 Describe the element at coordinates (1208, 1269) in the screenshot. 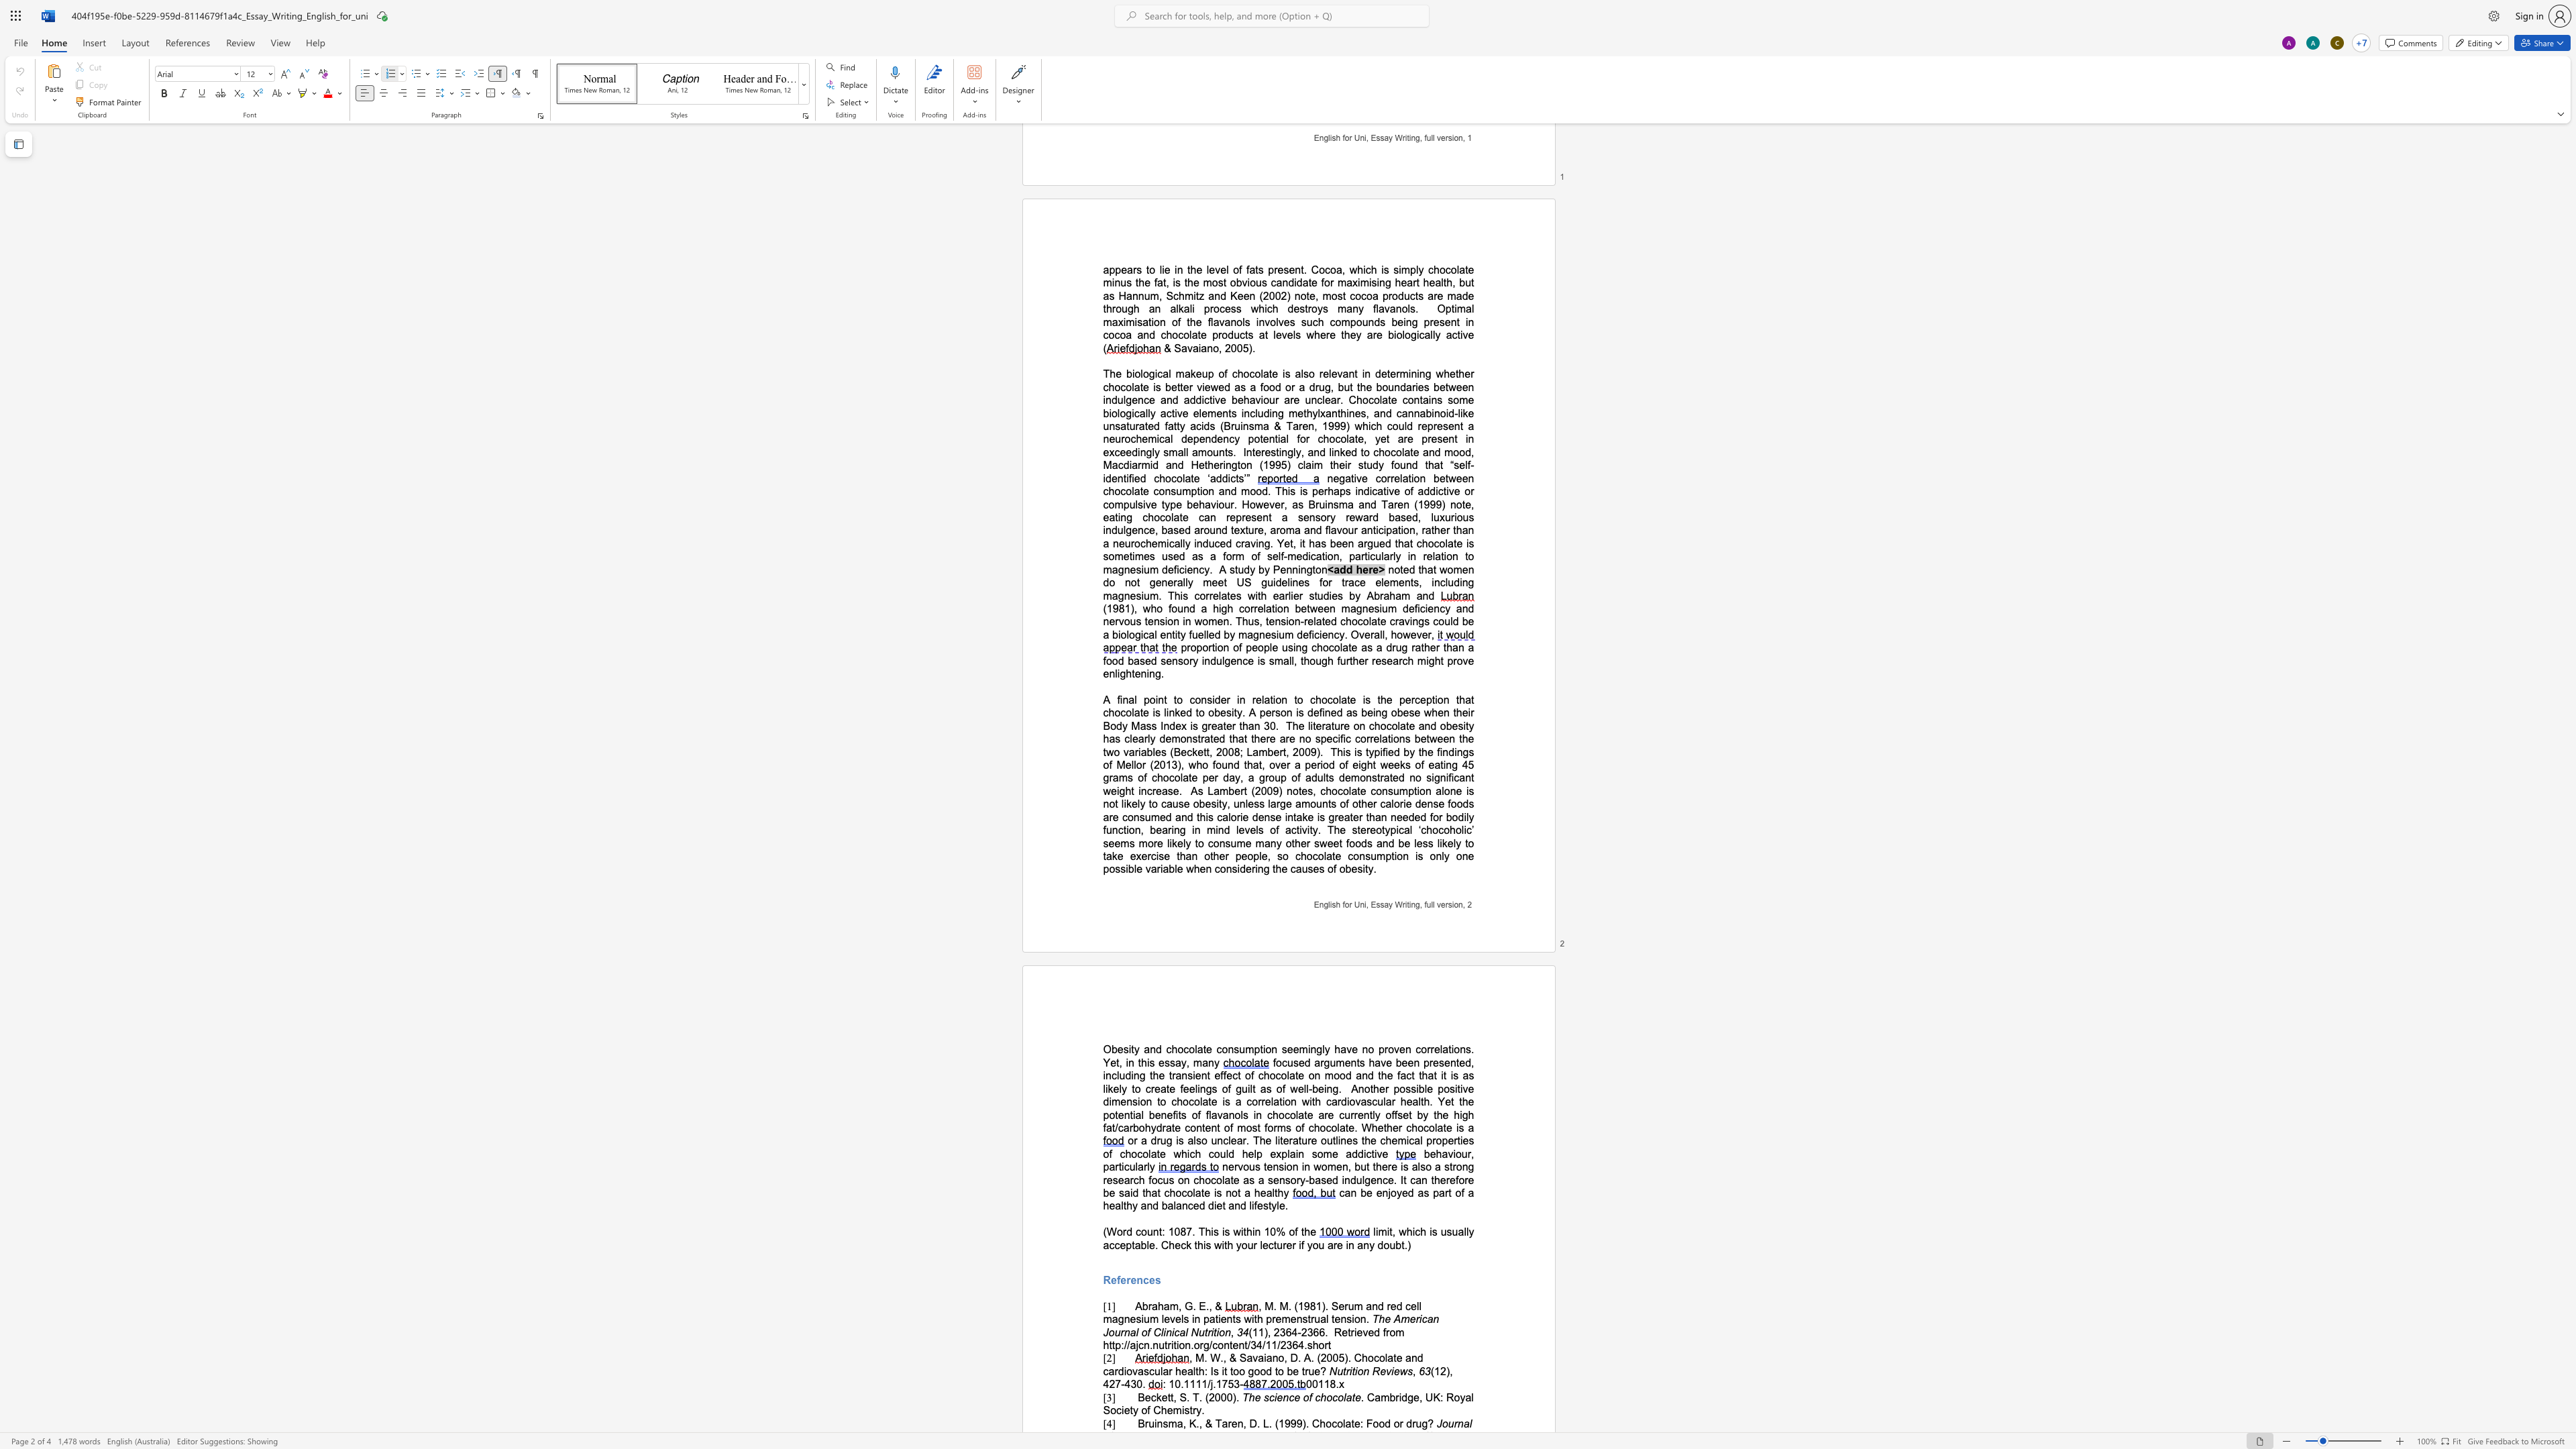

I see `the space between the continuous character "(" and "2" in the text` at that location.